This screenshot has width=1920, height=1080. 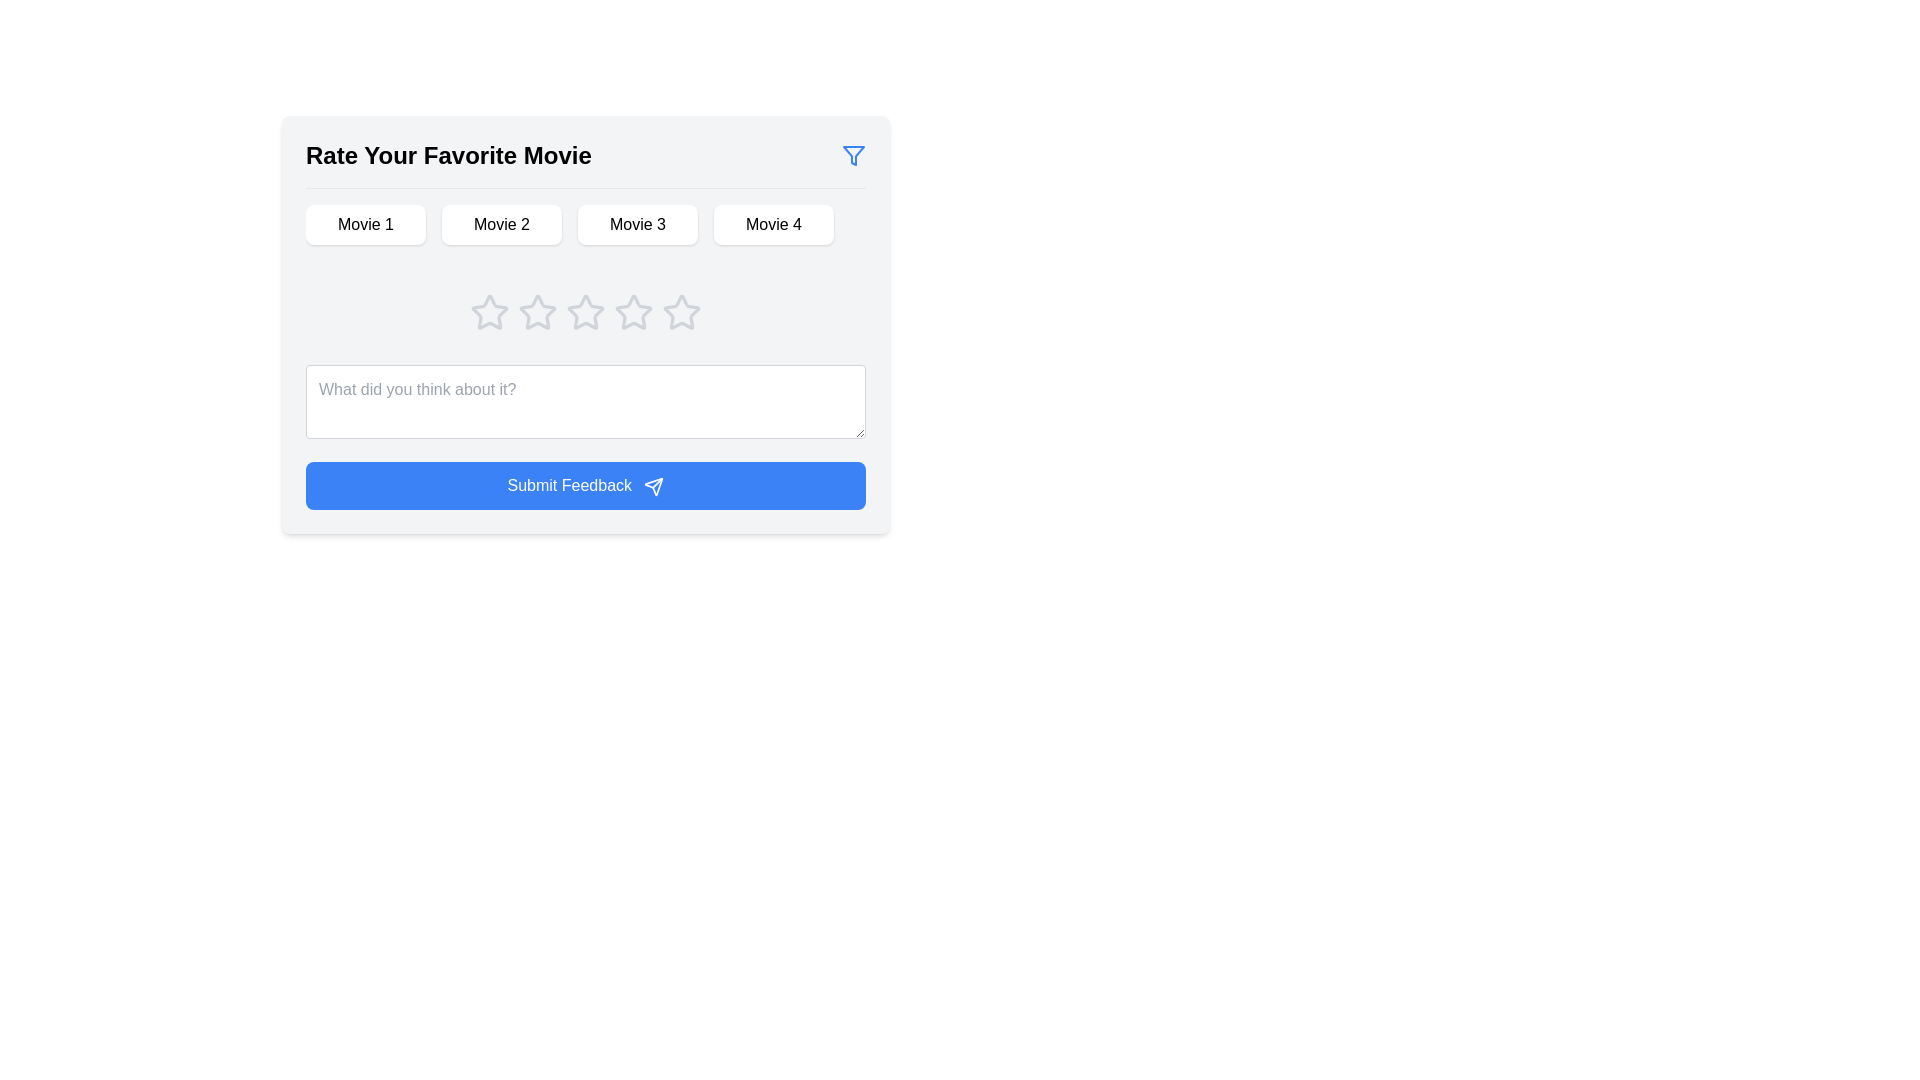 What do you see at coordinates (681, 312) in the screenshot?
I see `the fifth star icon in the rating section, which is represented by a light gray outlined star-shaped icon` at bounding box center [681, 312].